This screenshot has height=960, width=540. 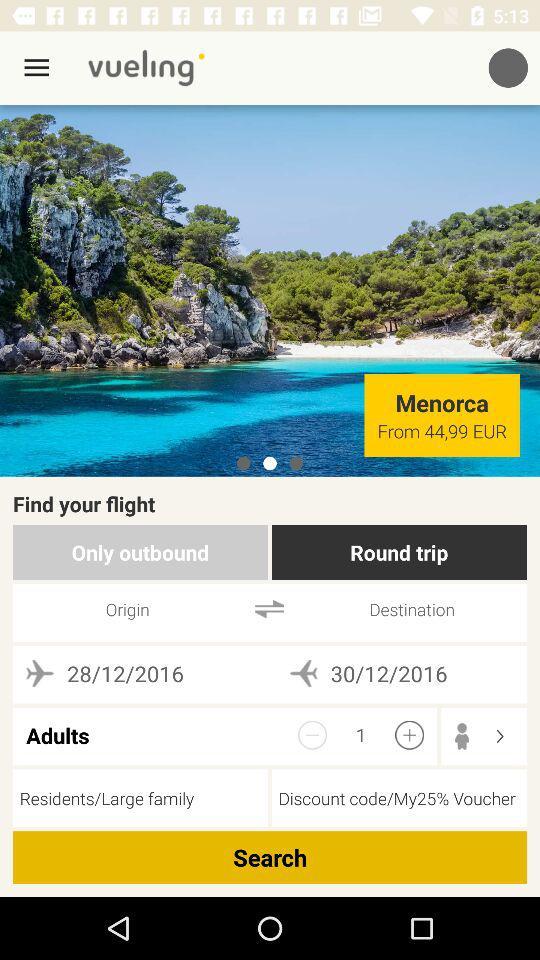 What do you see at coordinates (408, 734) in the screenshot?
I see `the add icon` at bounding box center [408, 734].